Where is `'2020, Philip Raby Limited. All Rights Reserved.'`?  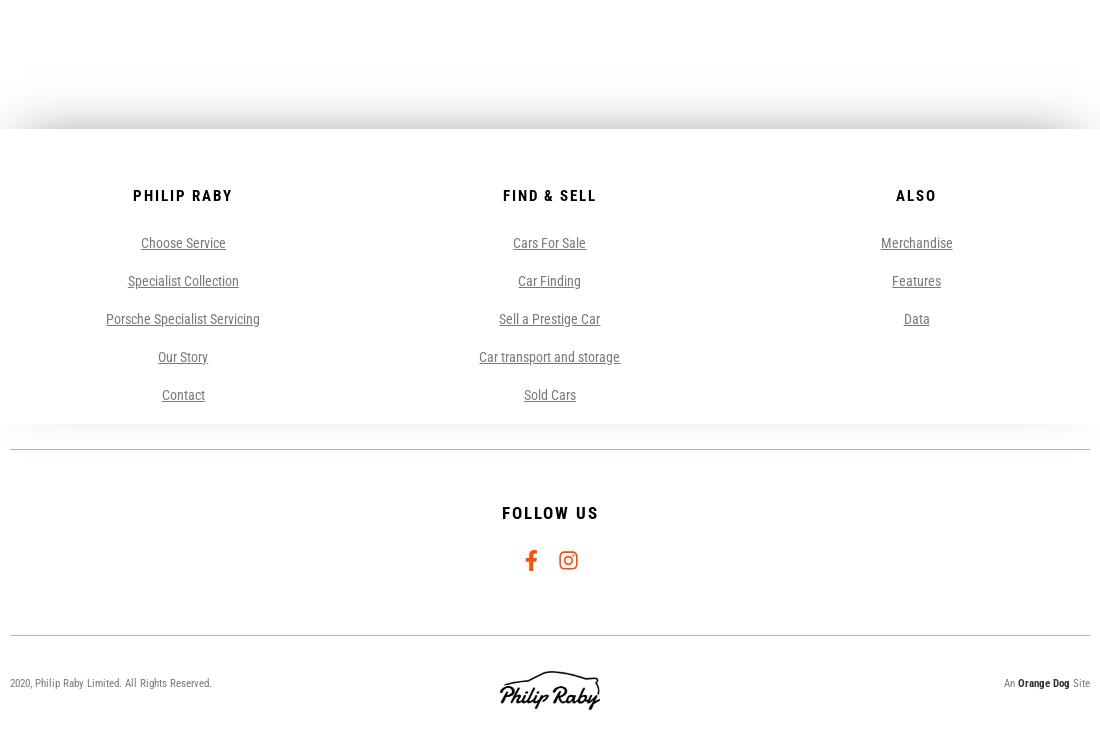
'2020, Philip Raby Limited. All Rights Reserved.' is located at coordinates (110, 682).